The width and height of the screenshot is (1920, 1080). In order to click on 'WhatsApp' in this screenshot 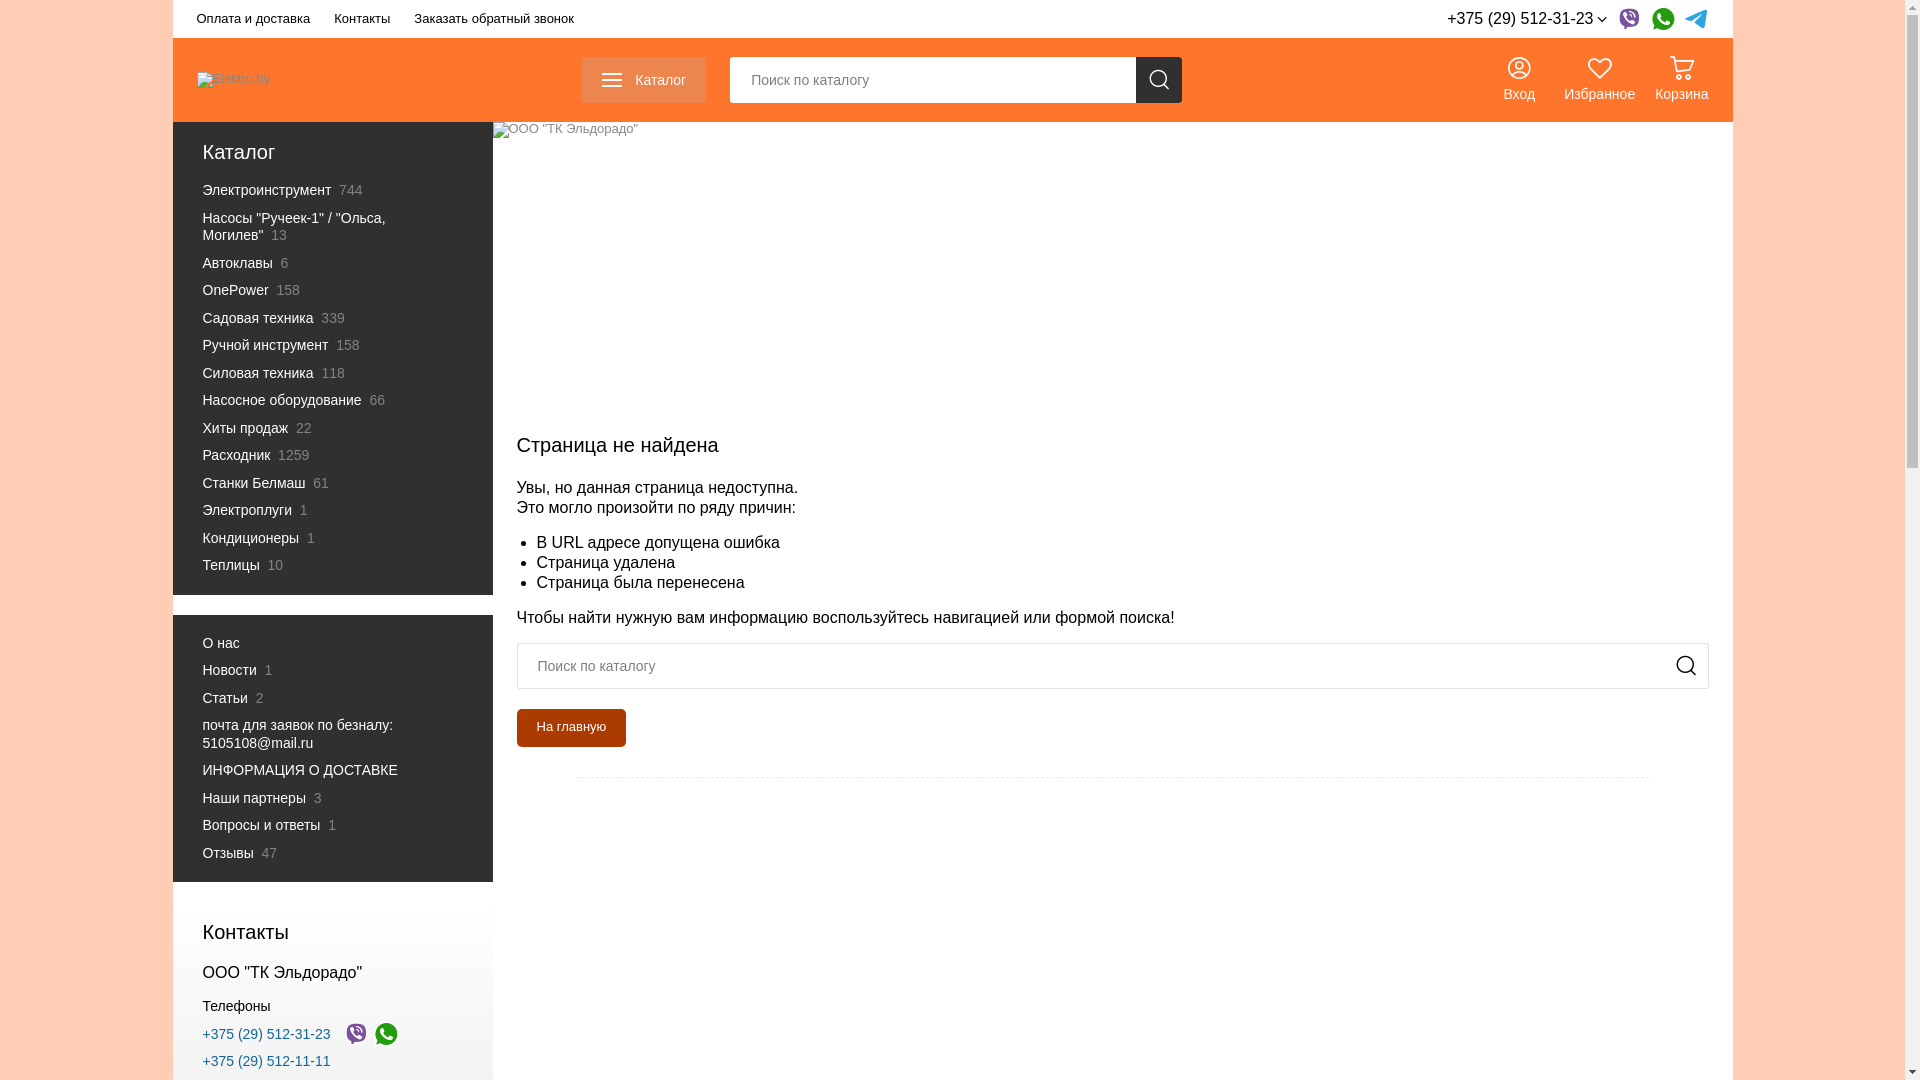, I will do `click(1661, 19)`.